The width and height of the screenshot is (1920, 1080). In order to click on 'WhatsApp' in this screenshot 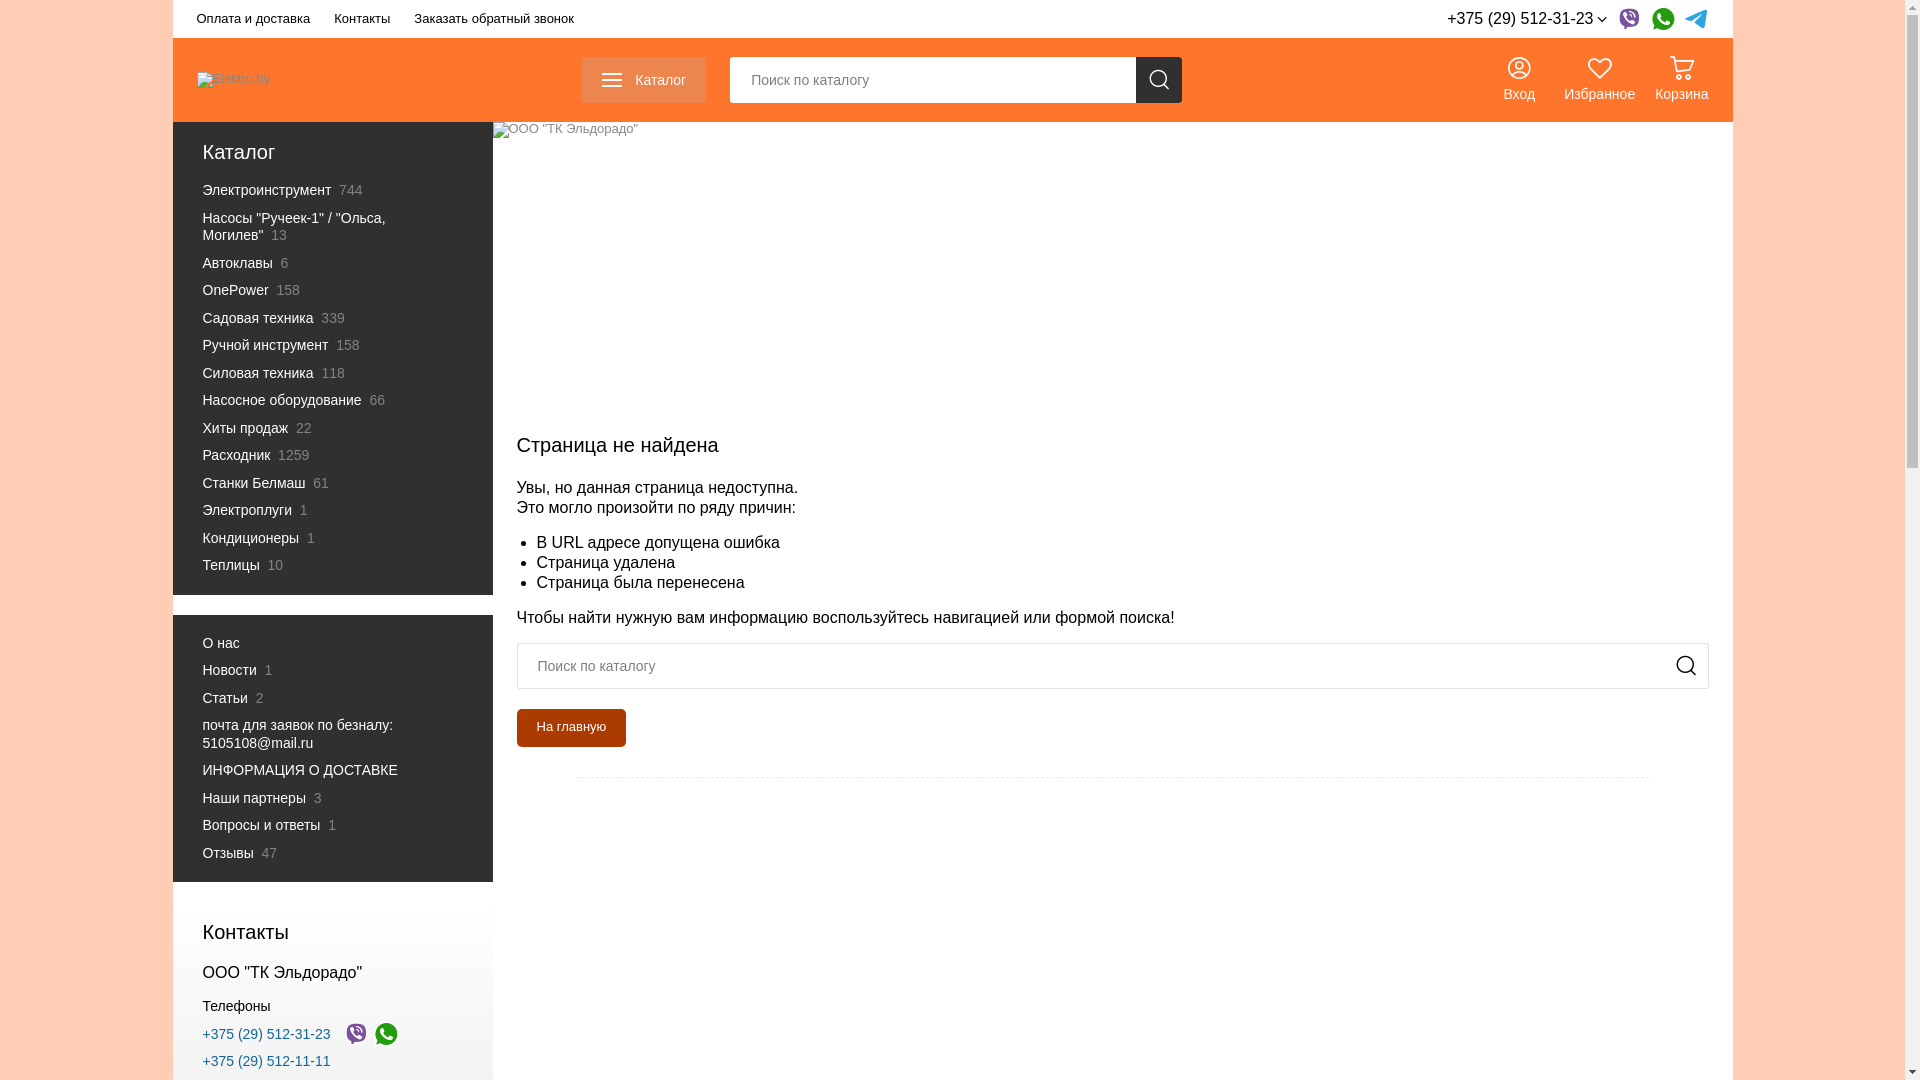, I will do `click(1661, 19)`.